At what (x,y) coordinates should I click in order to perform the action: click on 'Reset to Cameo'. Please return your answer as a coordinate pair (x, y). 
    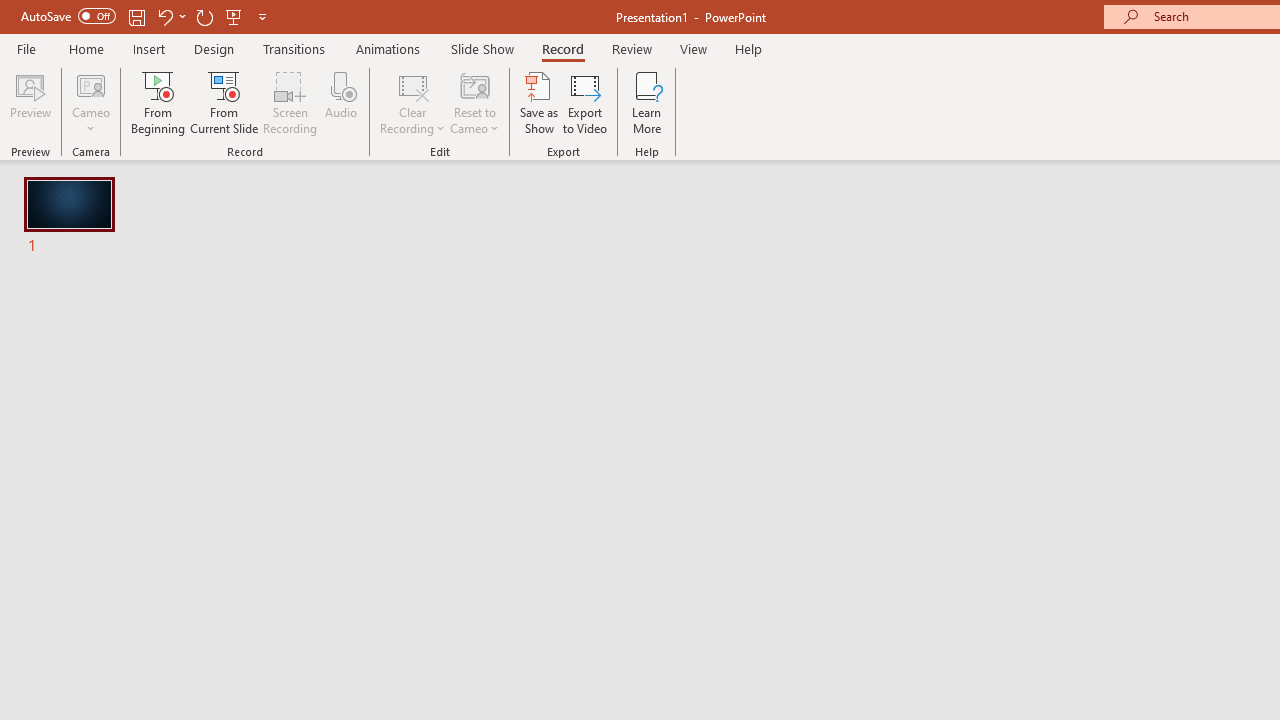
    Looking at the image, I should click on (473, 103).